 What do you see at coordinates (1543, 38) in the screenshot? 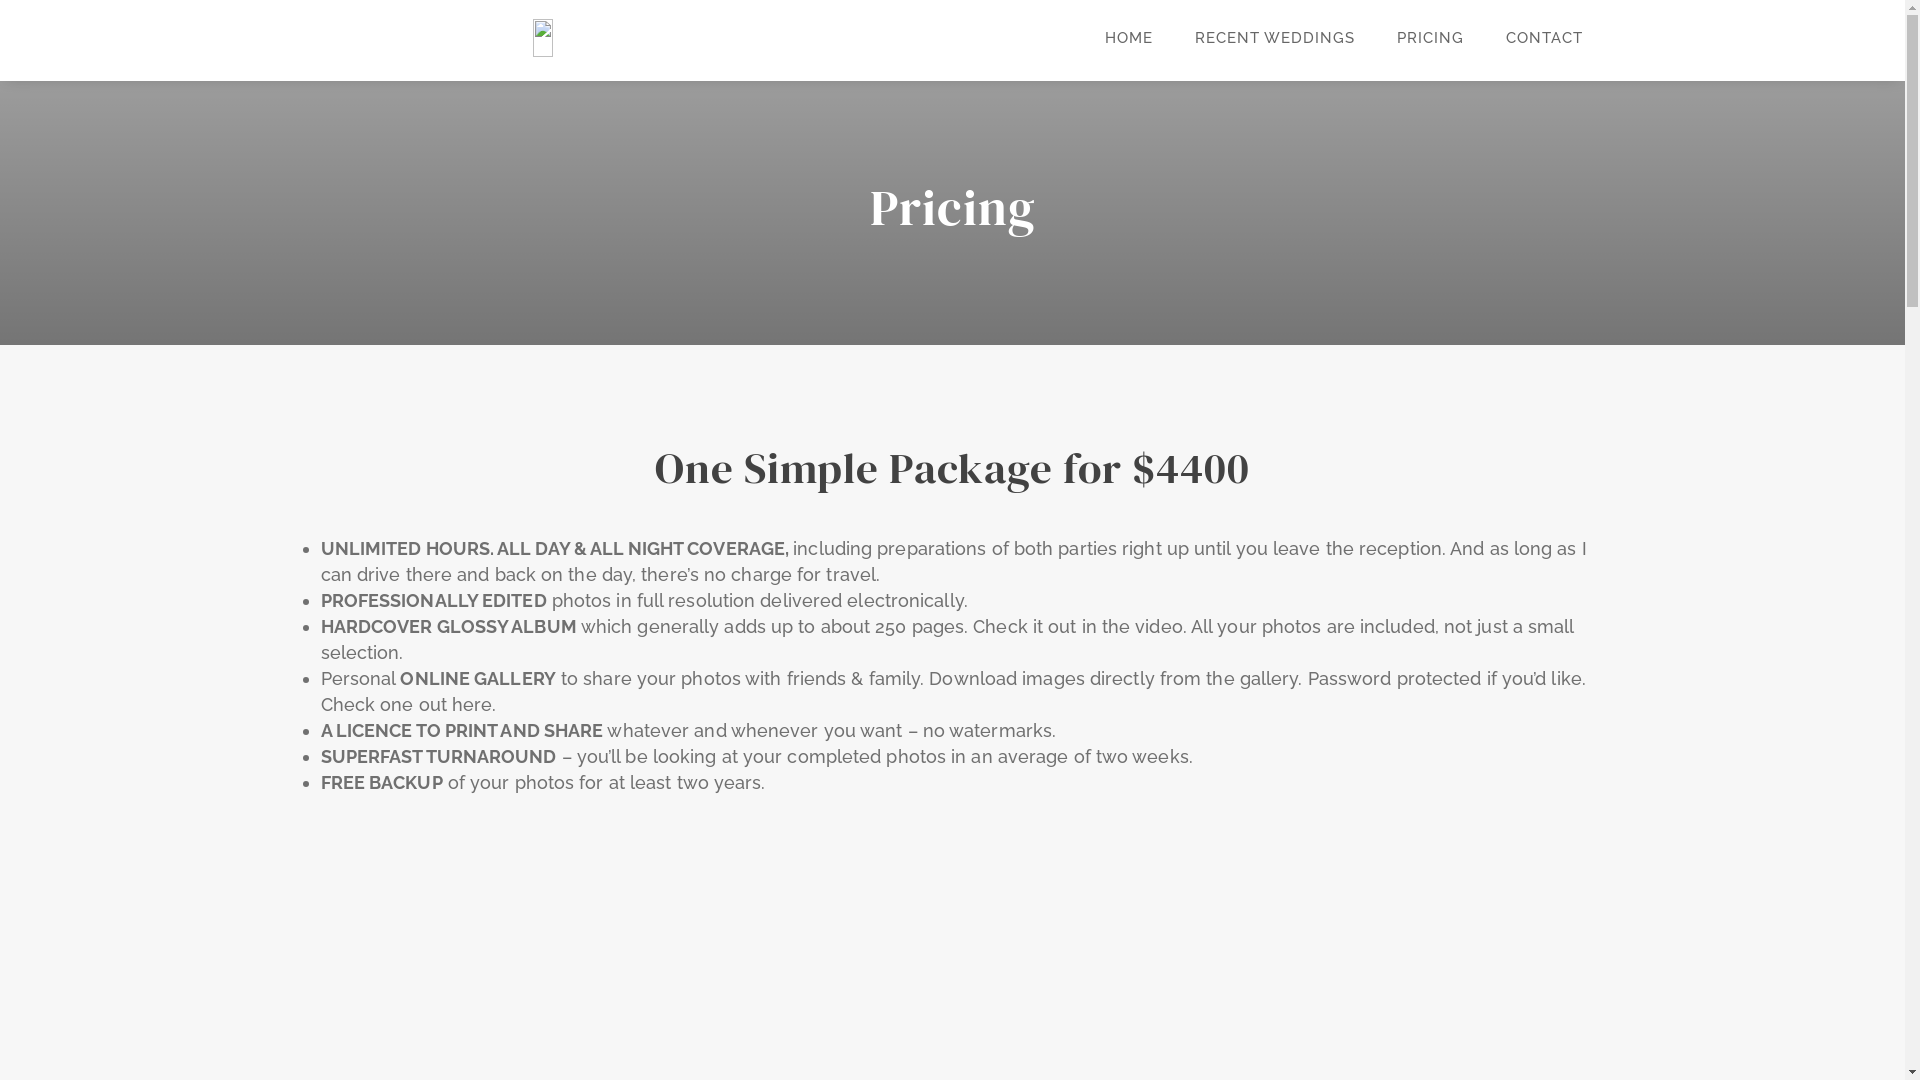
I see `'CONTACT'` at bounding box center [1543, 38].